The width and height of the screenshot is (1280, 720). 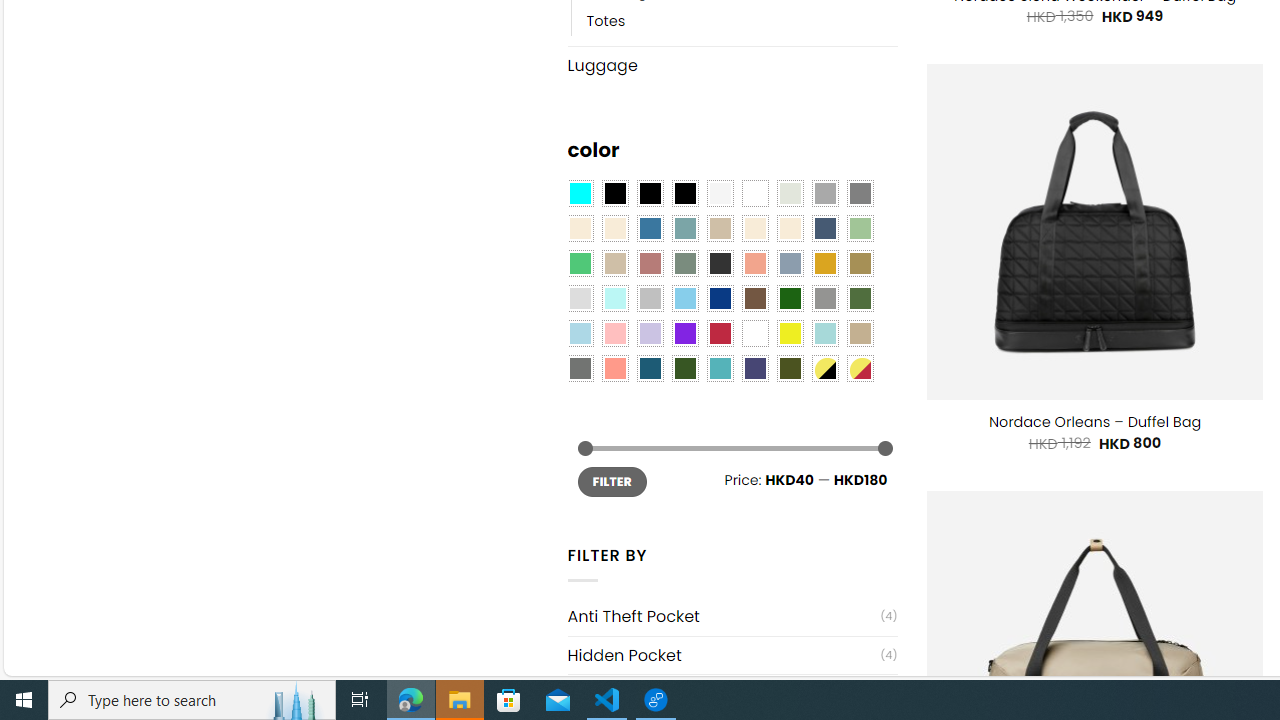 What do you see at coordinates (722, 655) in the screenshot?
I see `'Hidden Pocket'` at bounding box center [722, 655].